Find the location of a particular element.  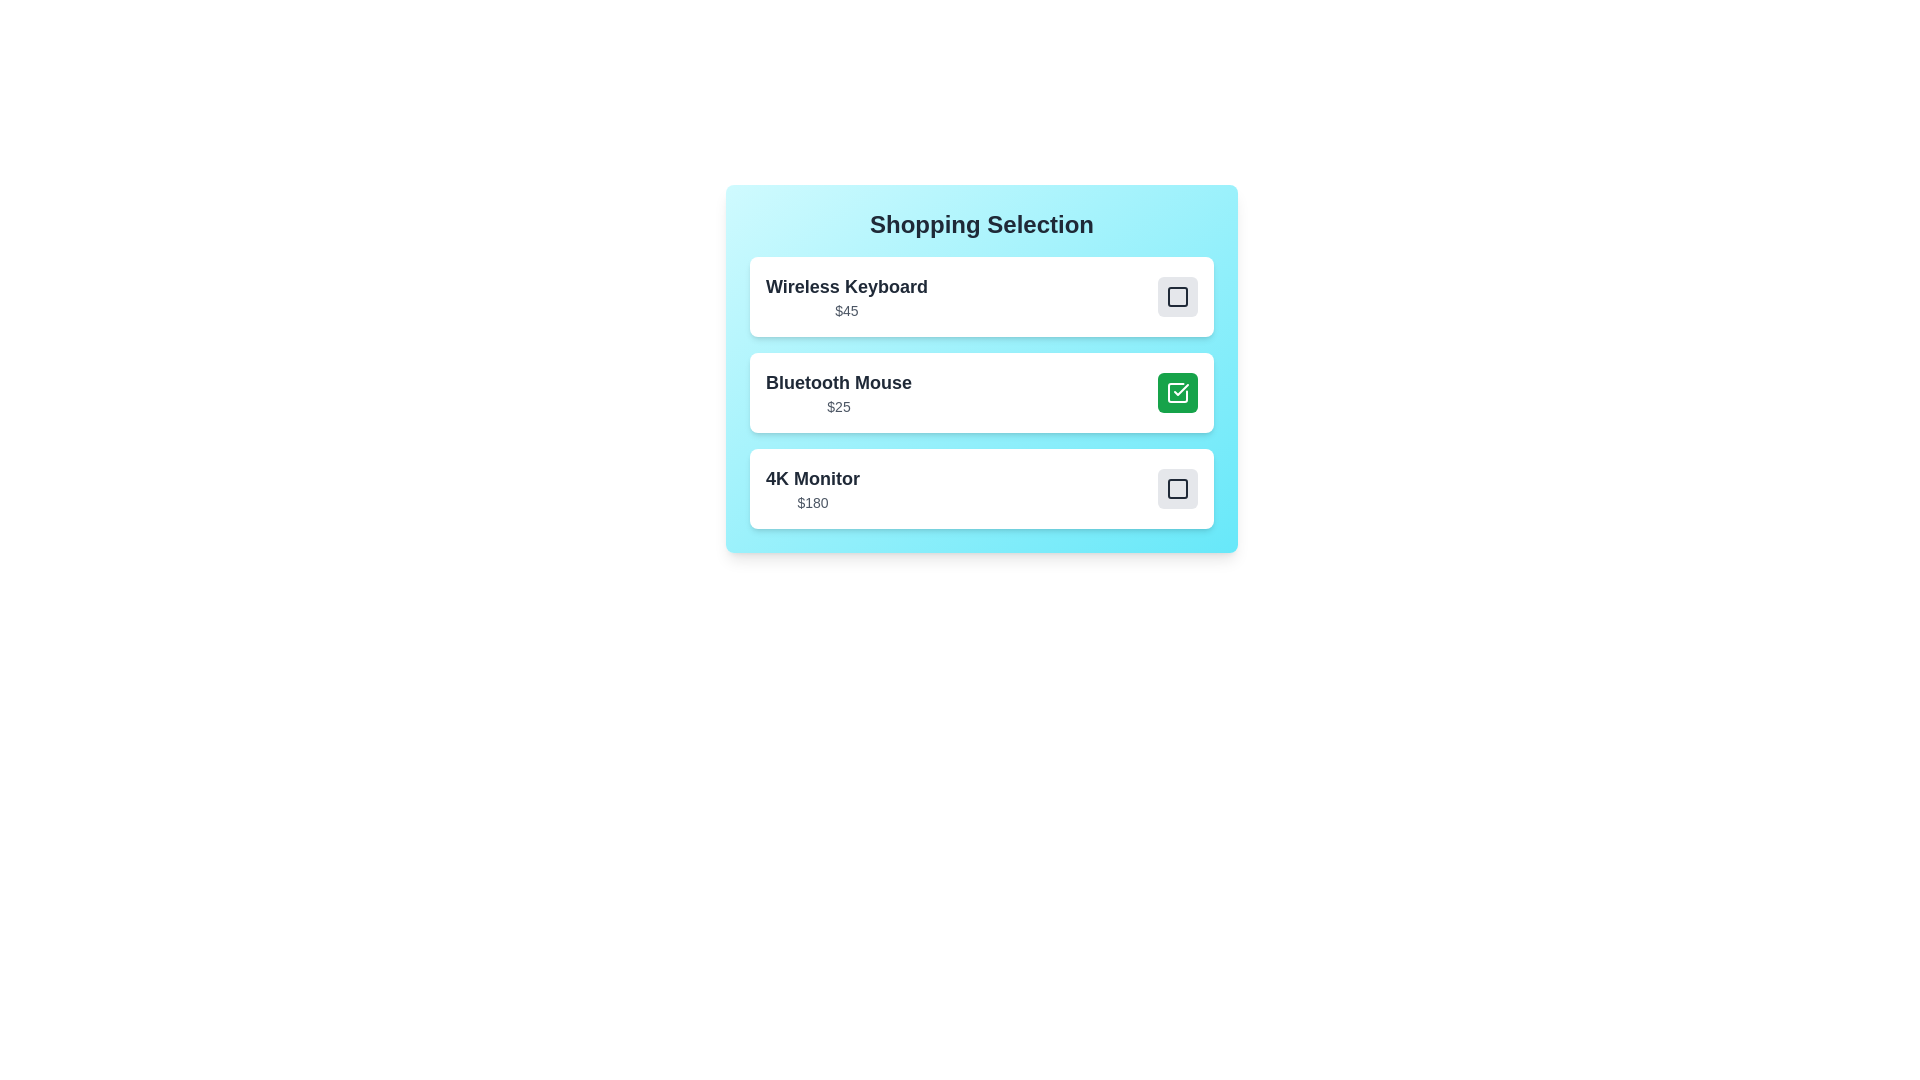

the checkbox located to the far right of the row associated with 'Wireless Keyboard' is located at coordinates (1177, 297).